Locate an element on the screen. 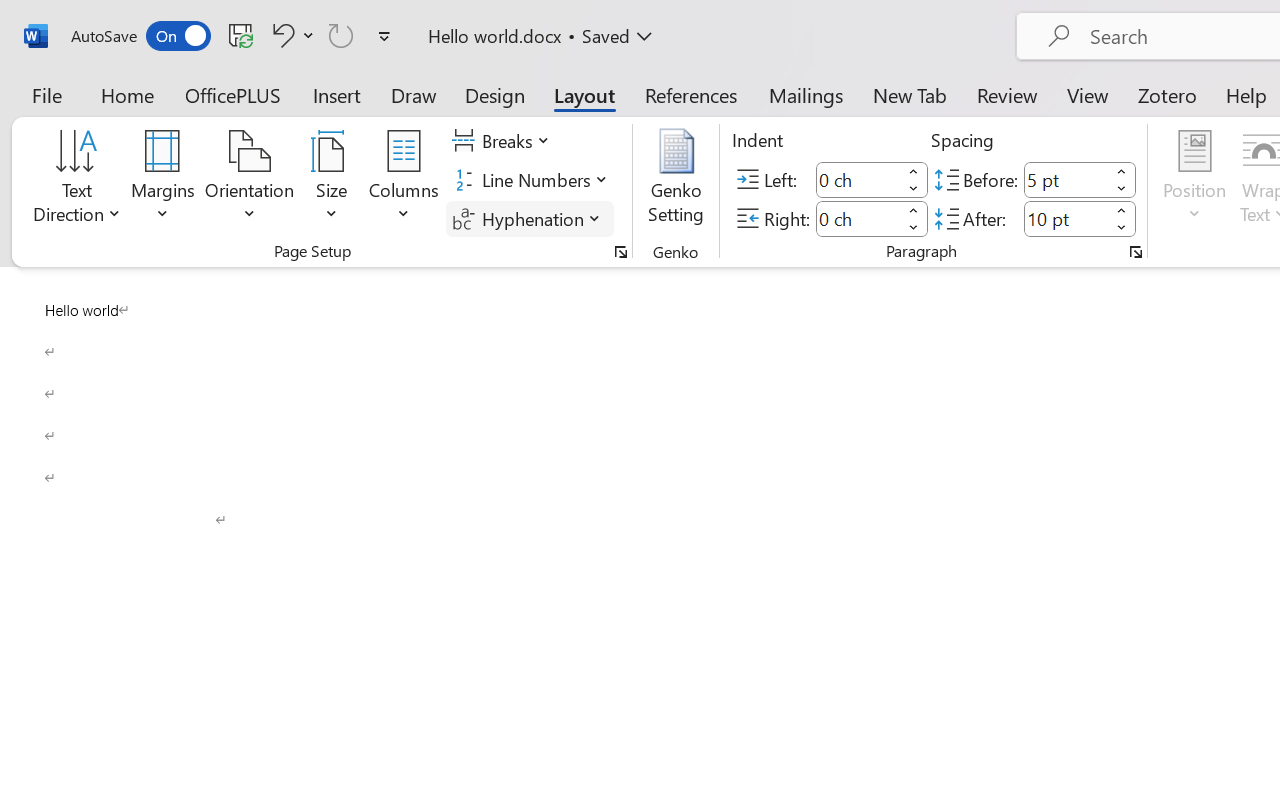 This screenshot has height=800, width=1280. 'Undo Apply Quick Style Set' is located at coordinates (289, 34).